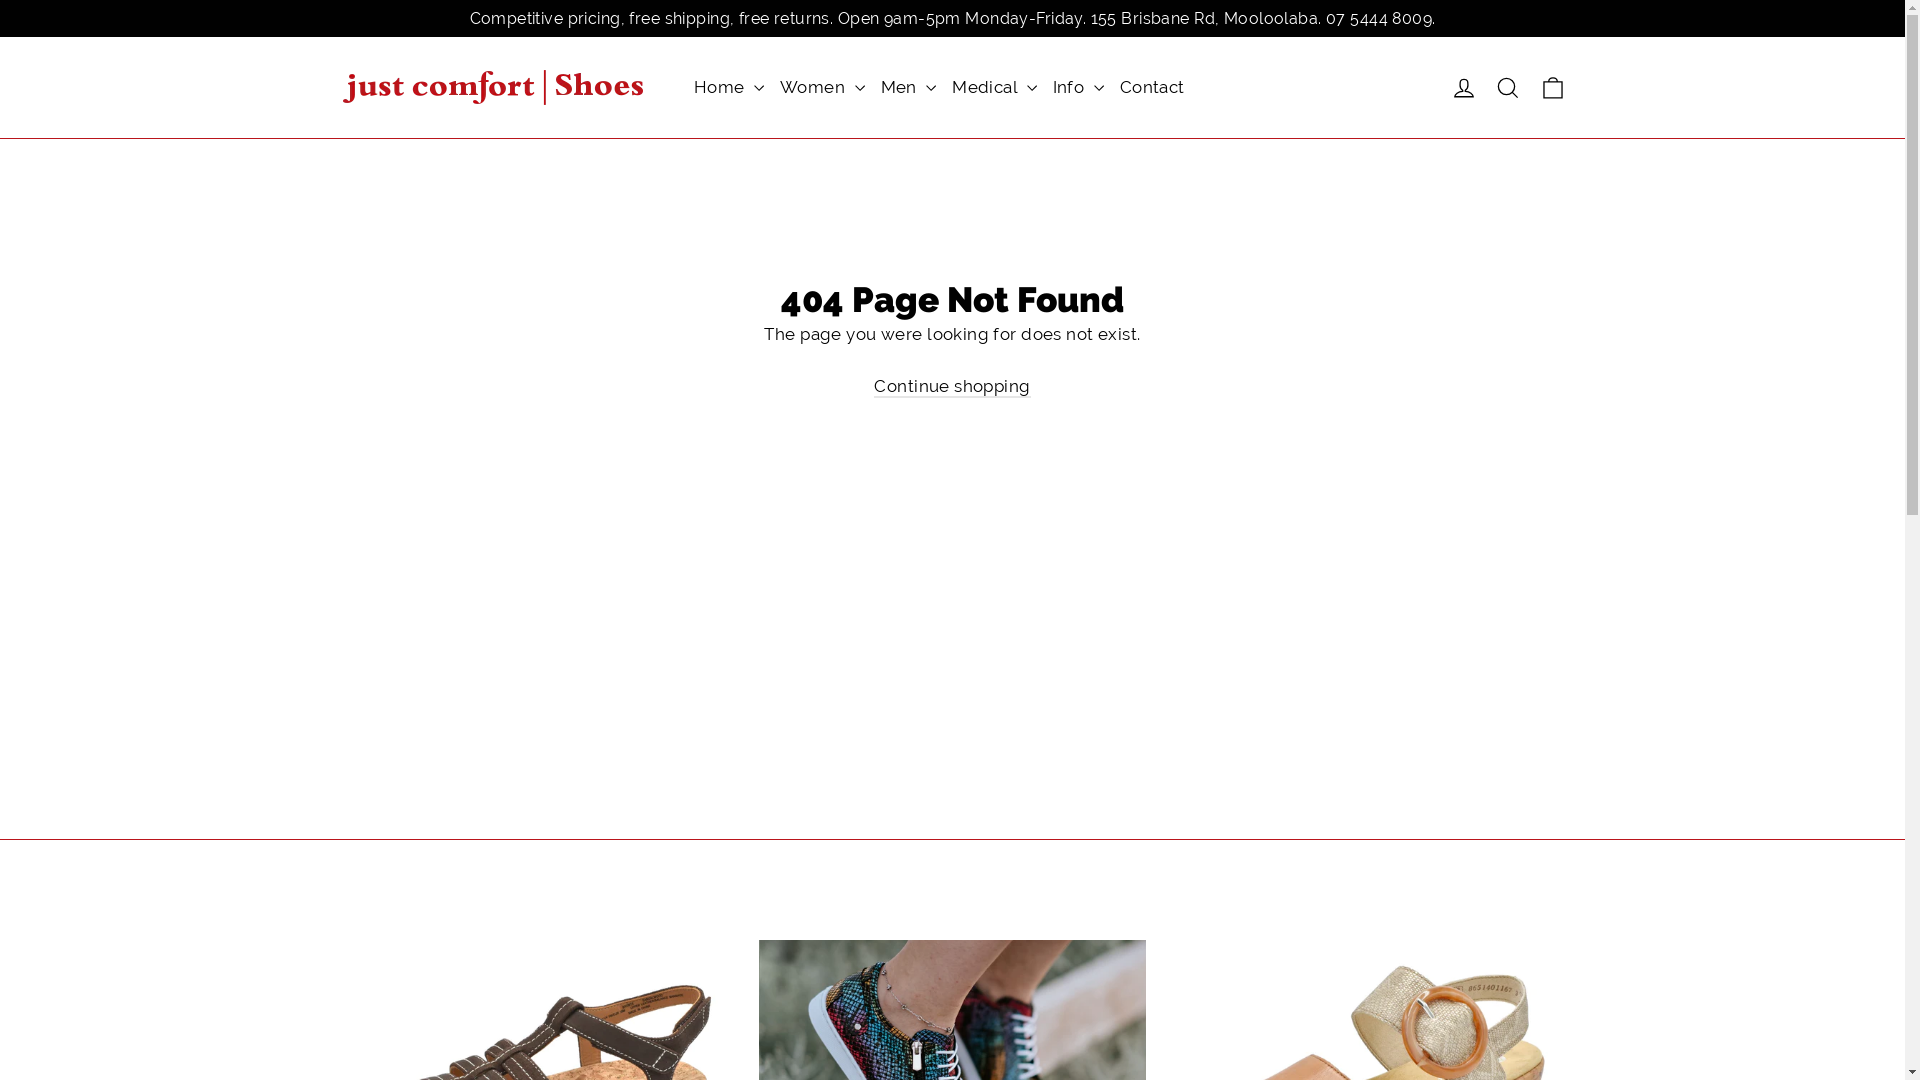  Describe the element at coordinates (1507, 86) in the screenshot. I see `'Search'` at that location.